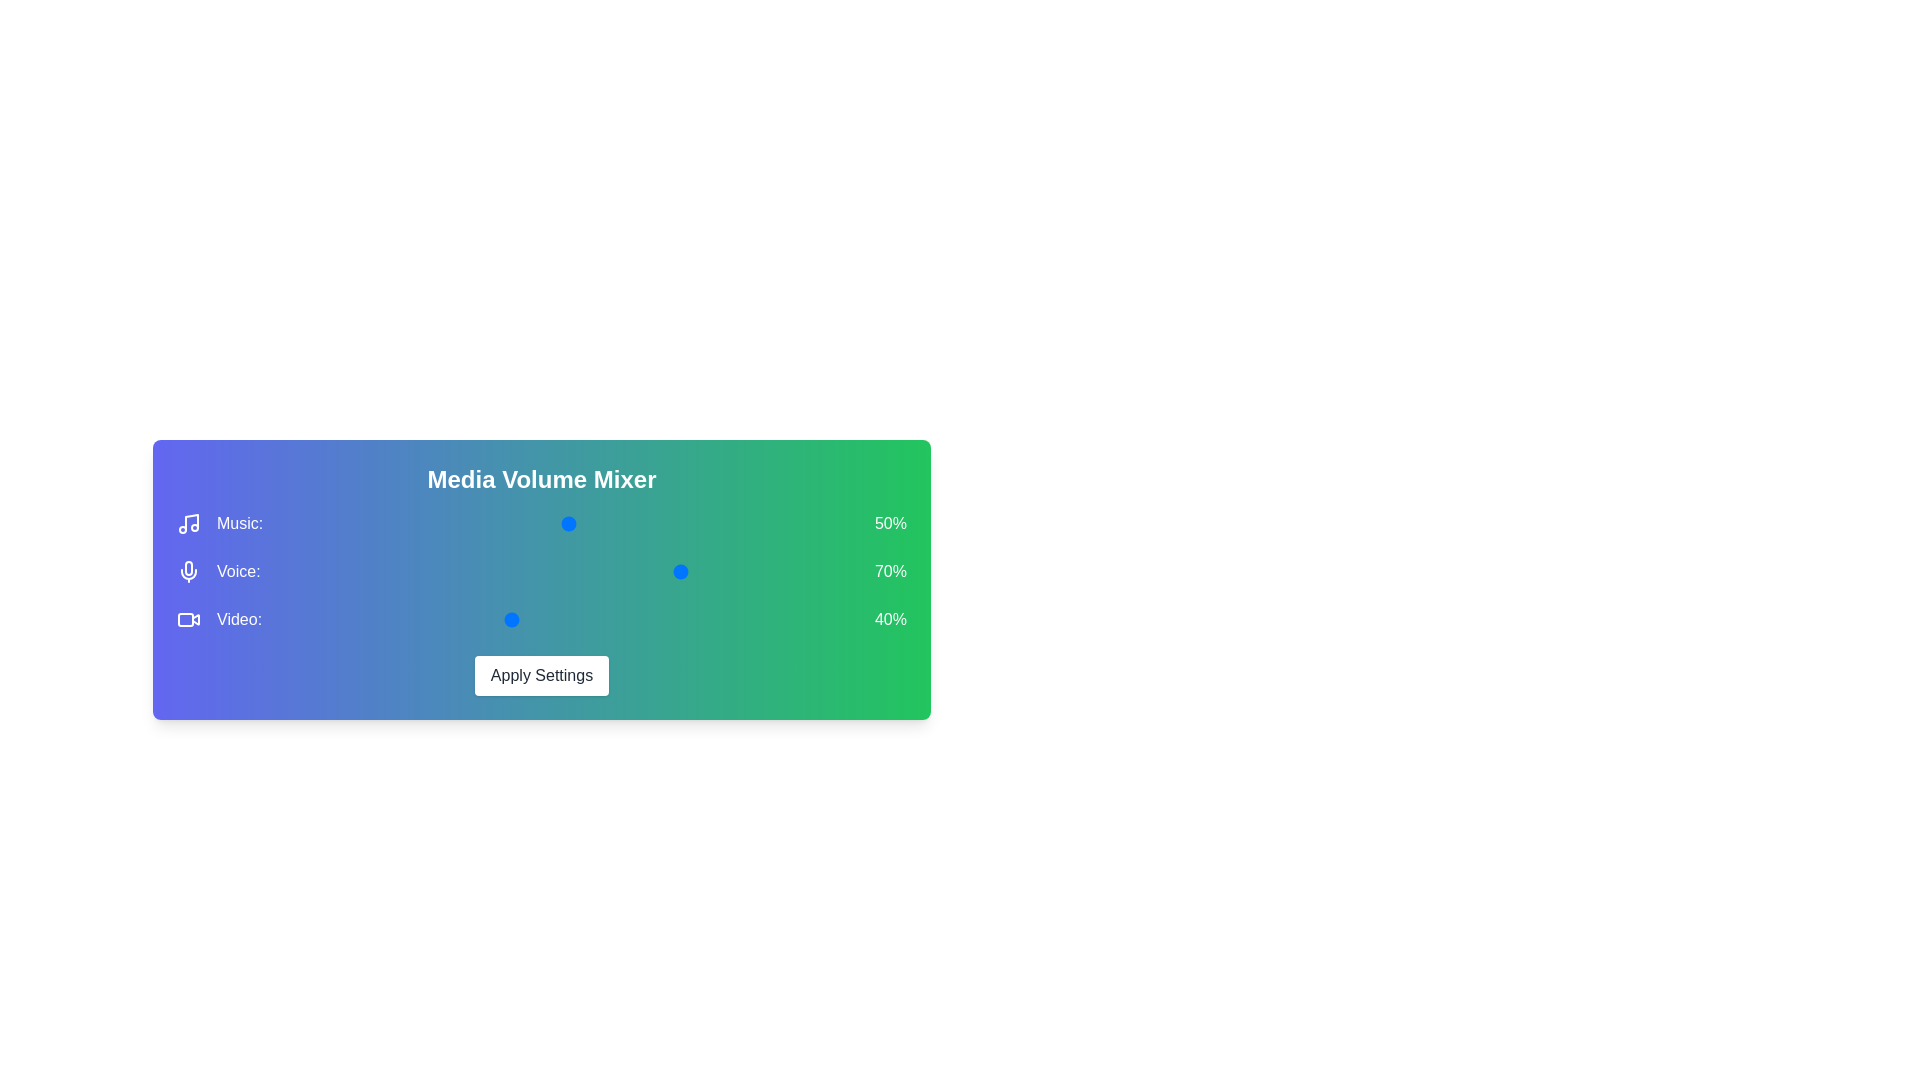 This screenshot has height=1080, width=1920. I want to click on the 0 volume to 30% by moving the corresponding slider, so click(656, 523).